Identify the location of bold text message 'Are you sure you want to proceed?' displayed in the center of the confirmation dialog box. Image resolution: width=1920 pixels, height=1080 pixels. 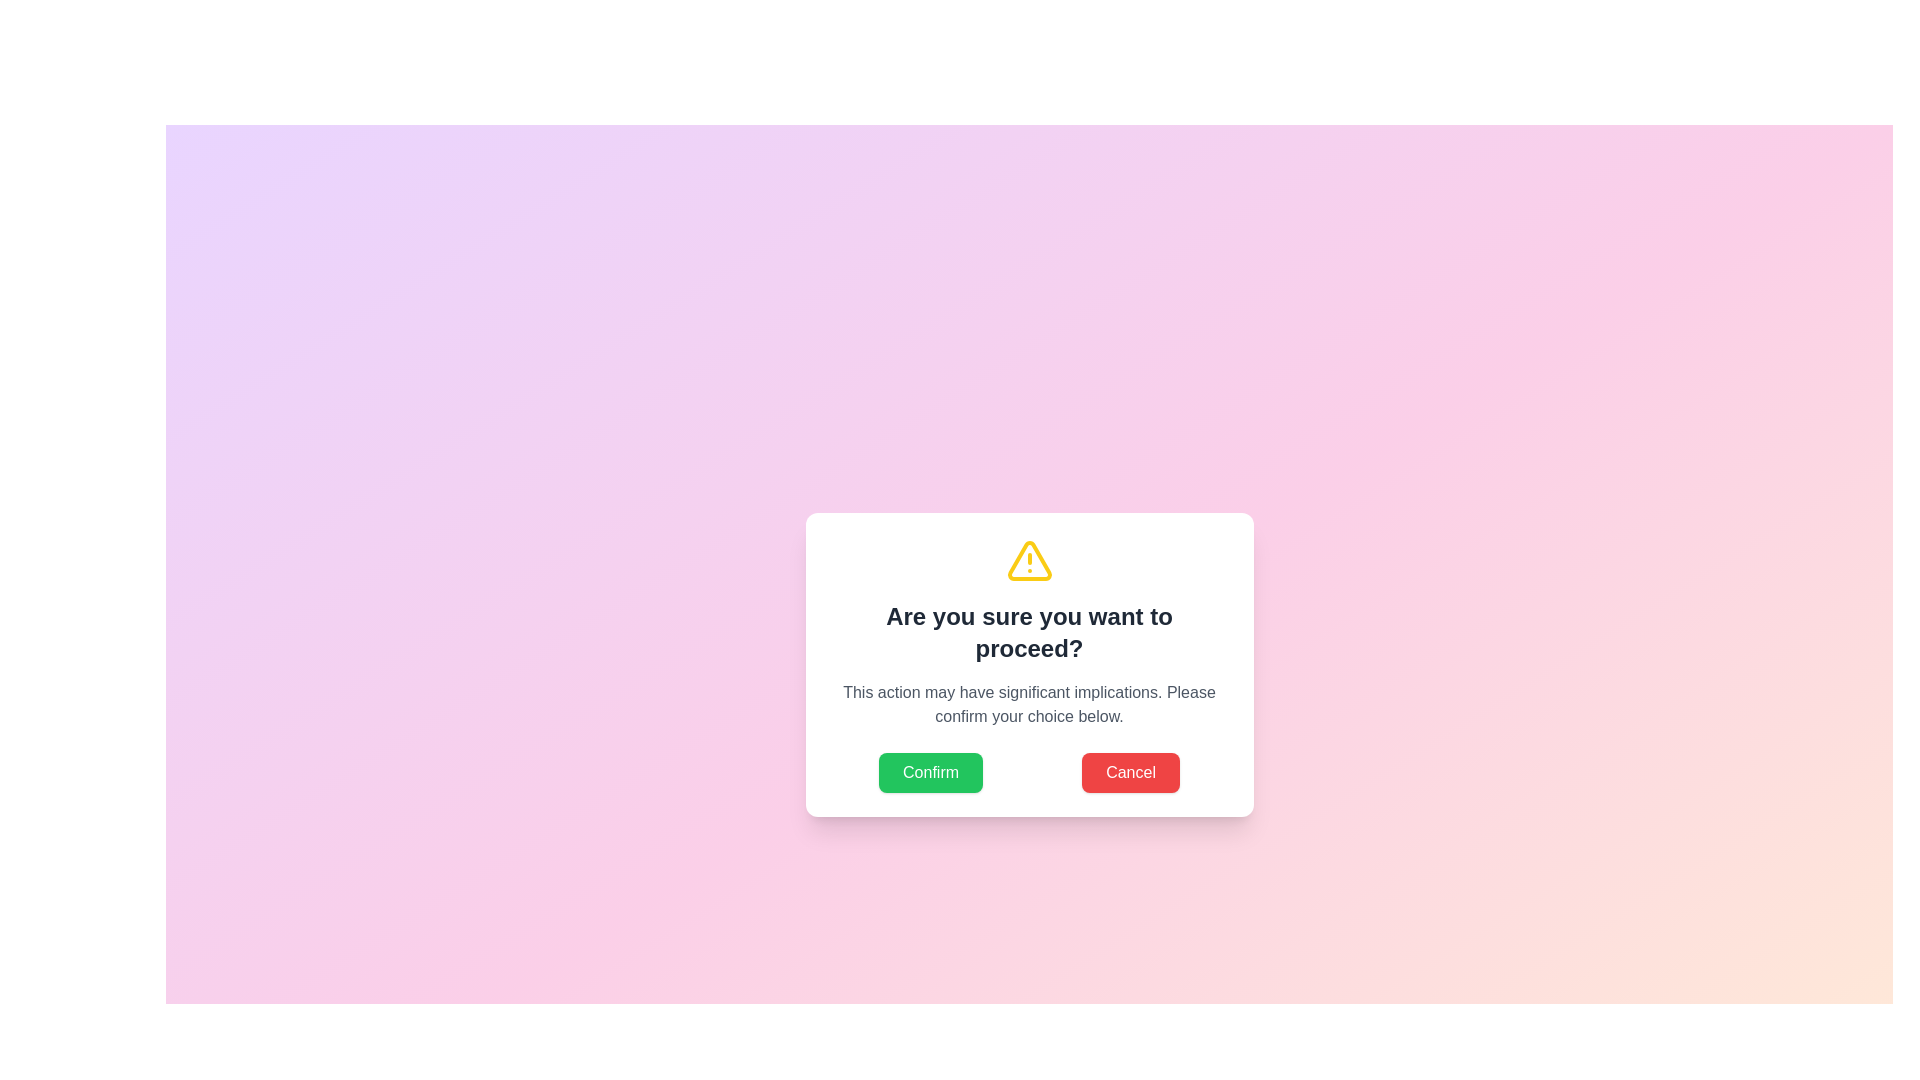
(1029, 632).